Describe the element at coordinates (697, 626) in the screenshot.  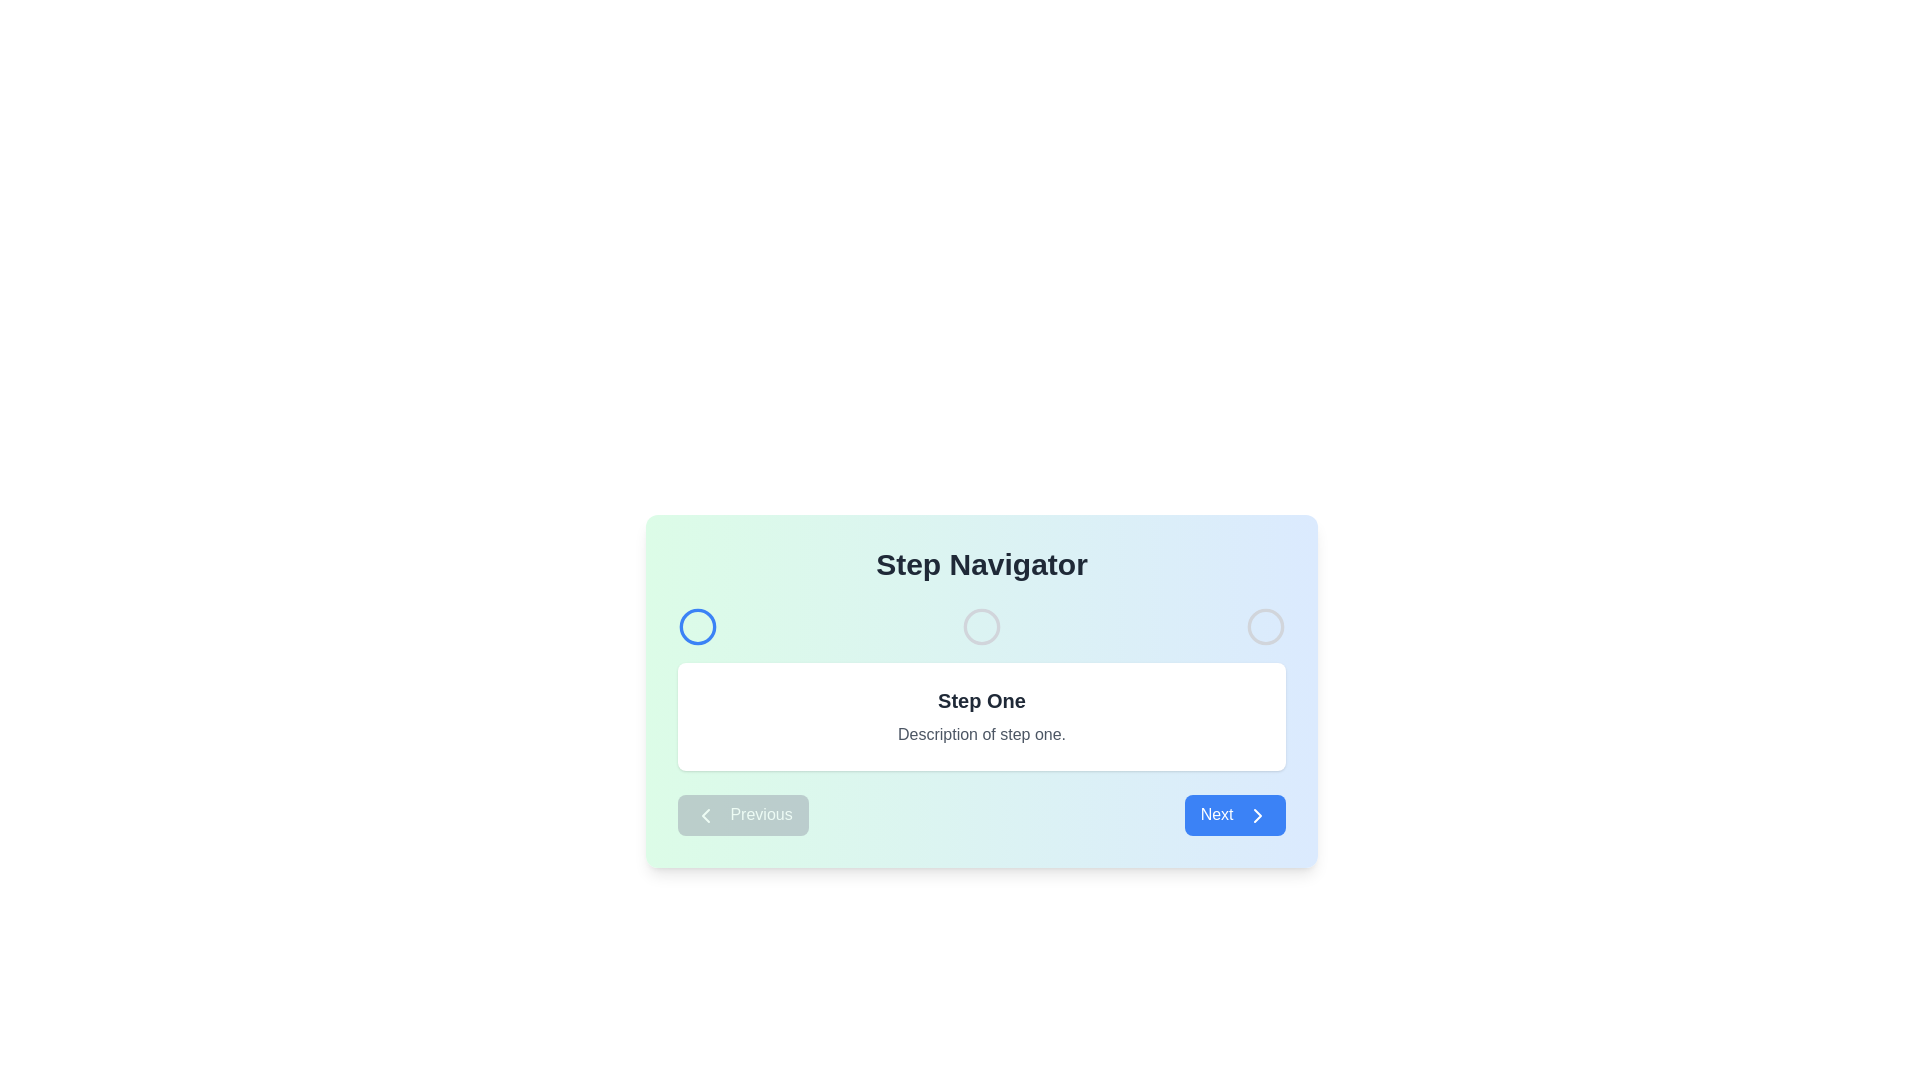
I see `the status of the first circular step indicator with a blue border in the 'Step Navigator' component, positioned on the leftmost side of the step indicators` at that location.